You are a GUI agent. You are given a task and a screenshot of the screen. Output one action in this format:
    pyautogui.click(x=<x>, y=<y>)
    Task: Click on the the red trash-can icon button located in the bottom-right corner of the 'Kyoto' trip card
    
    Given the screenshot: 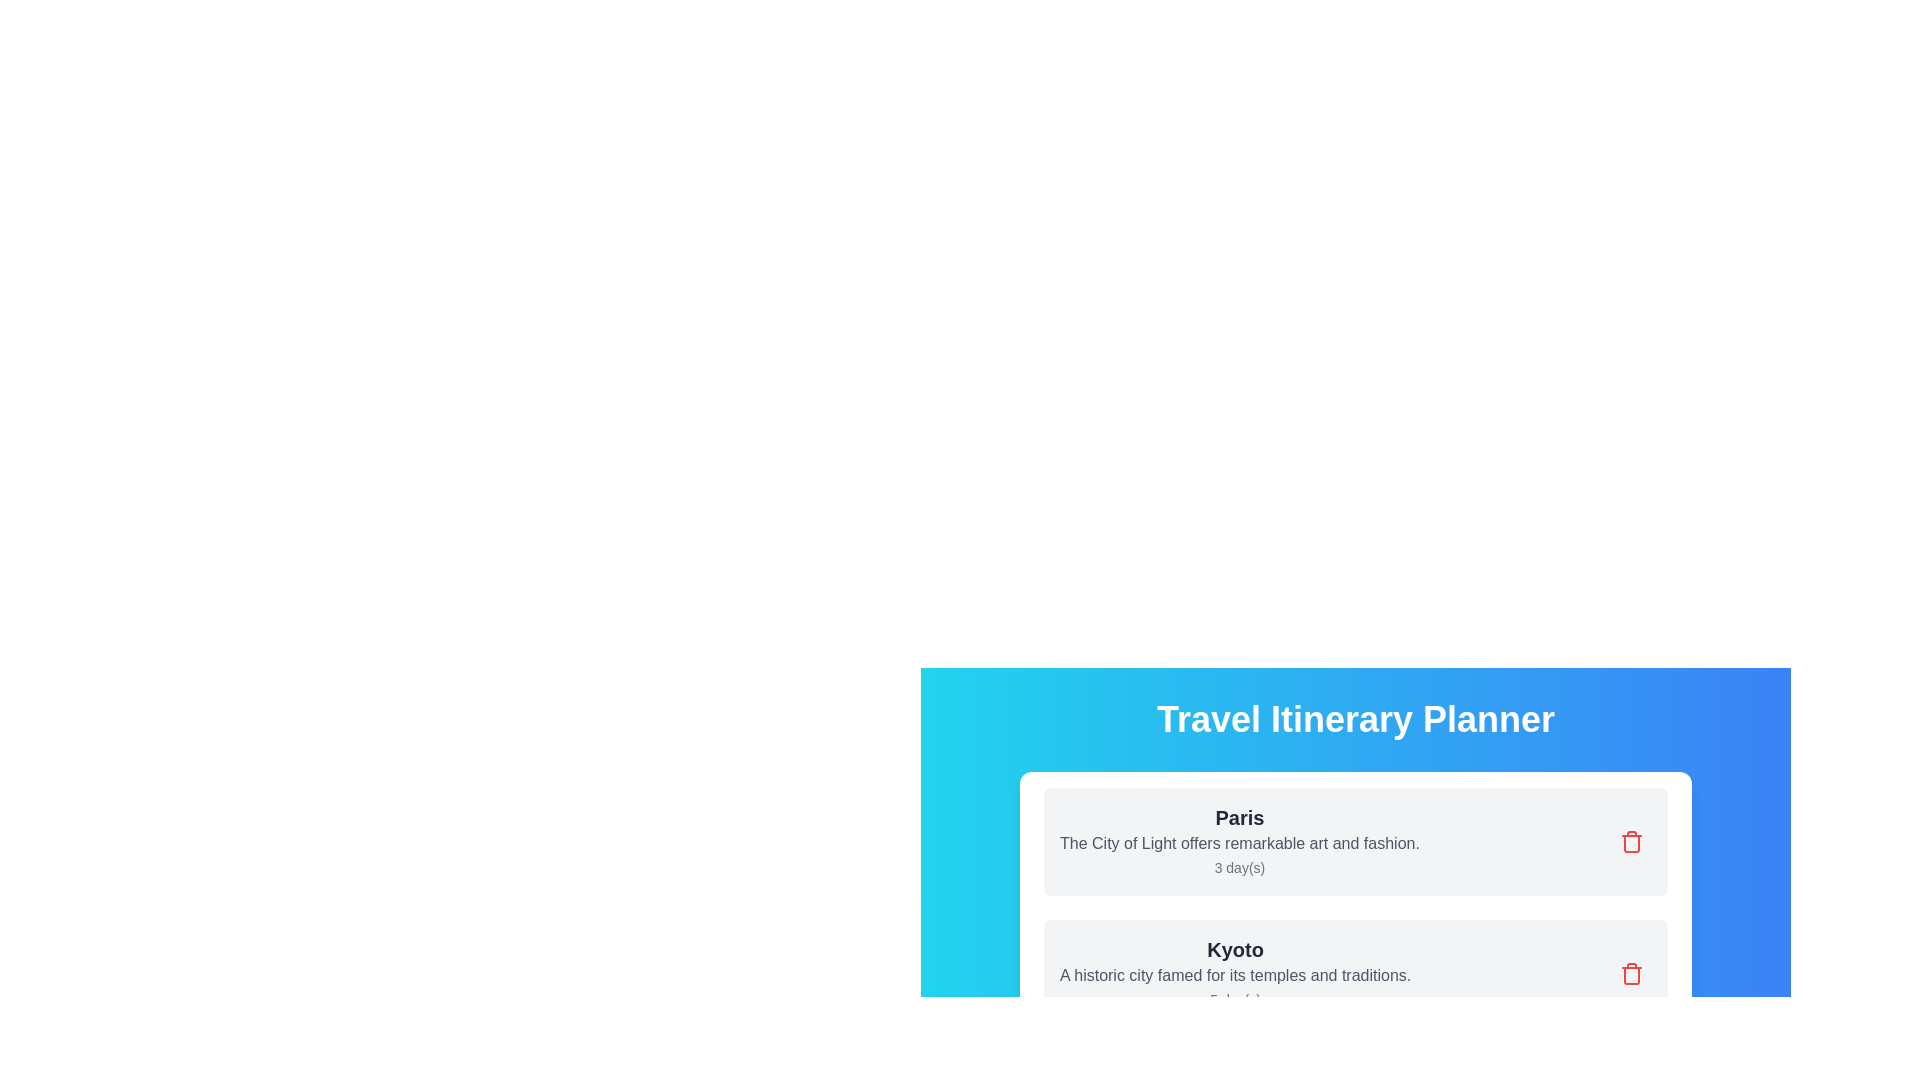 What is the action you would take?
    pyautogui.click(x=1632, y=973)
    